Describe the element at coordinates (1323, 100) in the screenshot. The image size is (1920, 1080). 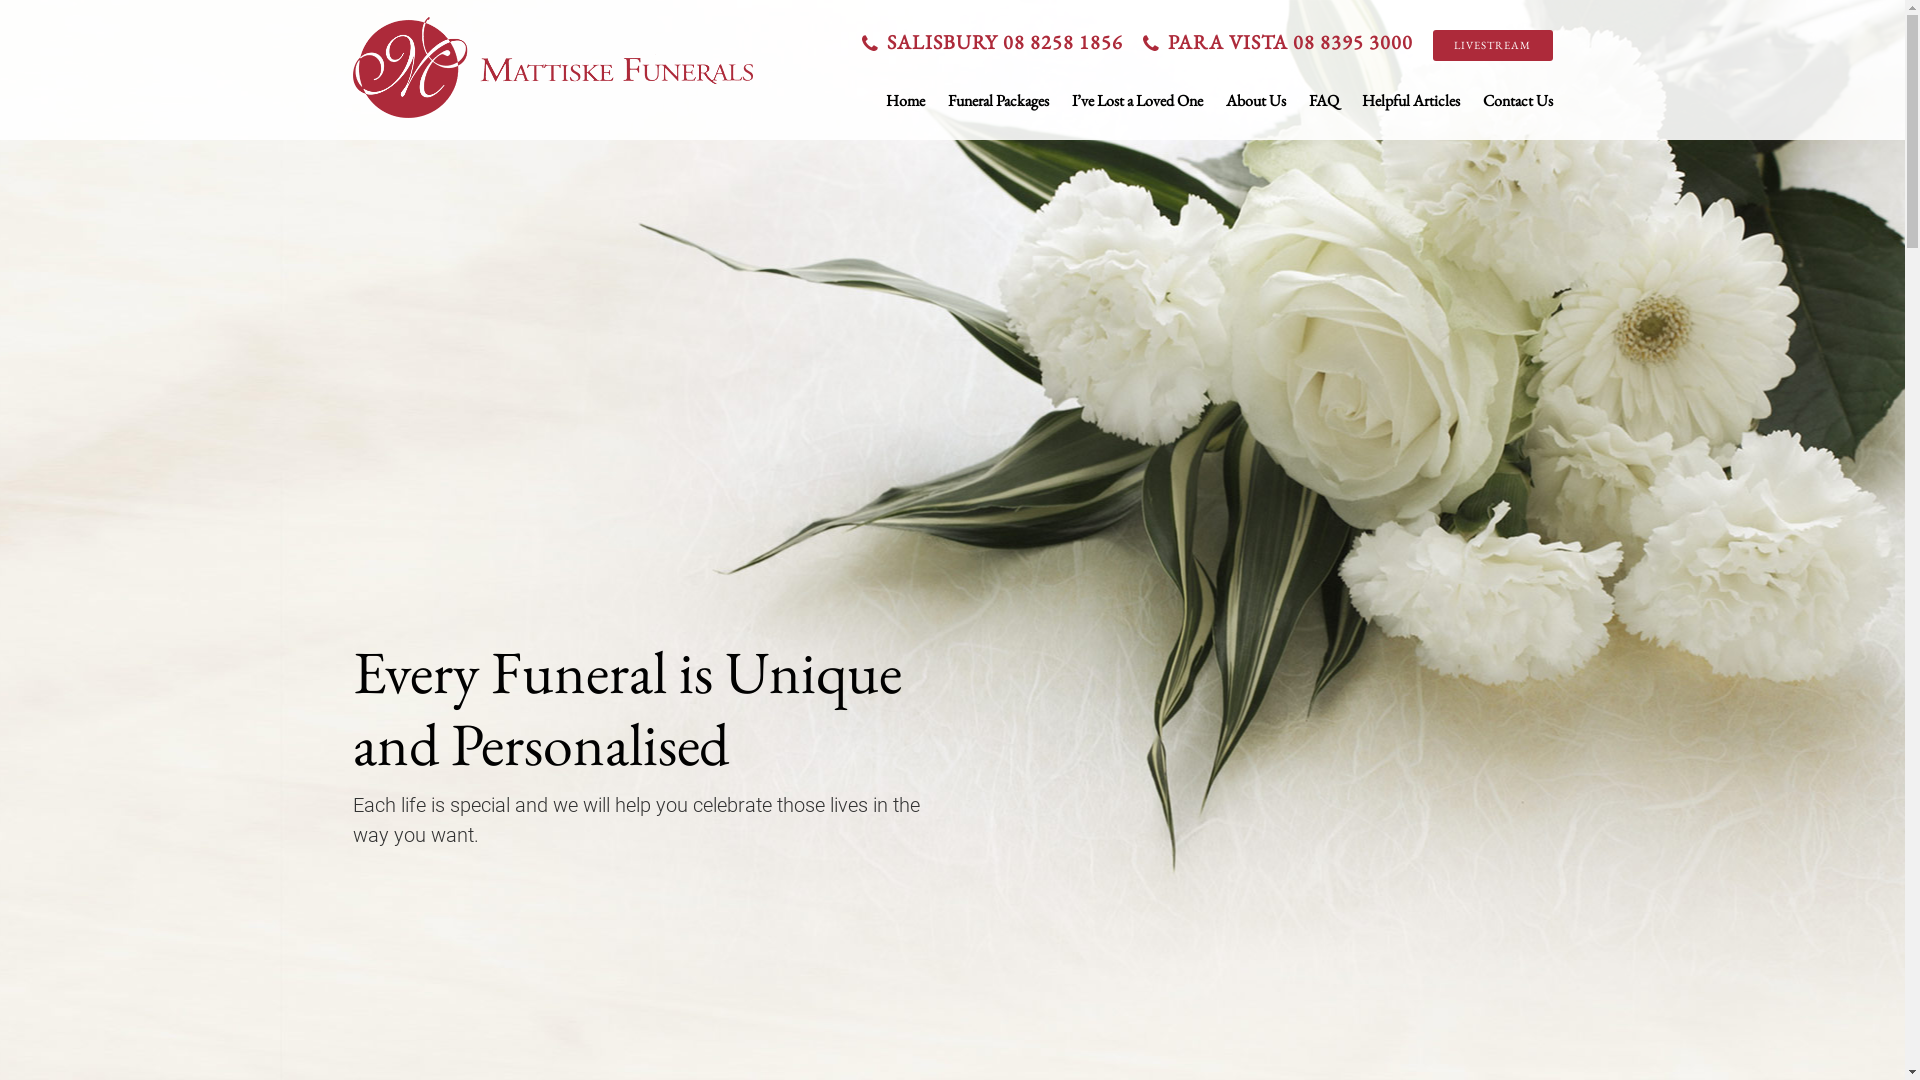
I see `'FAQ'` at that location.